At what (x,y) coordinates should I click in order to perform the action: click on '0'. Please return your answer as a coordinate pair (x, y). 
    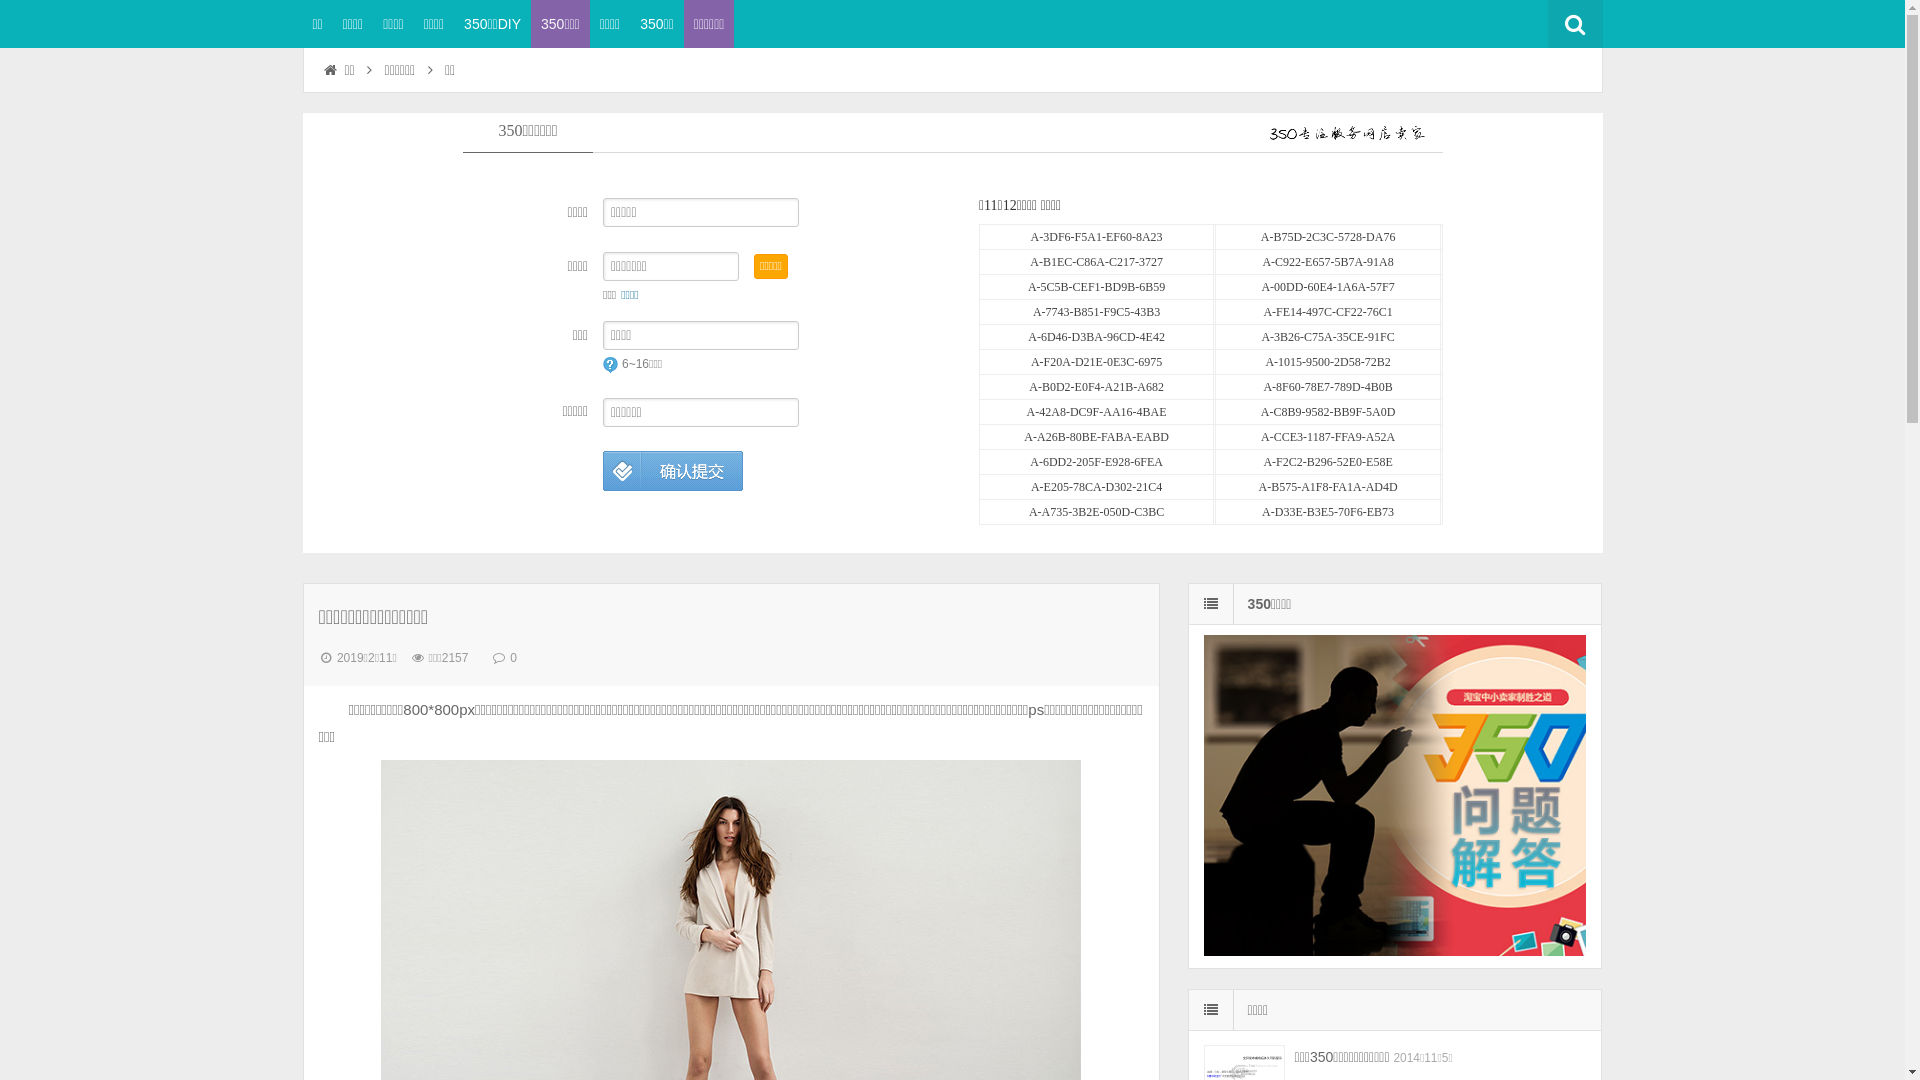
    Looking at the image, I should click on (513, 658).